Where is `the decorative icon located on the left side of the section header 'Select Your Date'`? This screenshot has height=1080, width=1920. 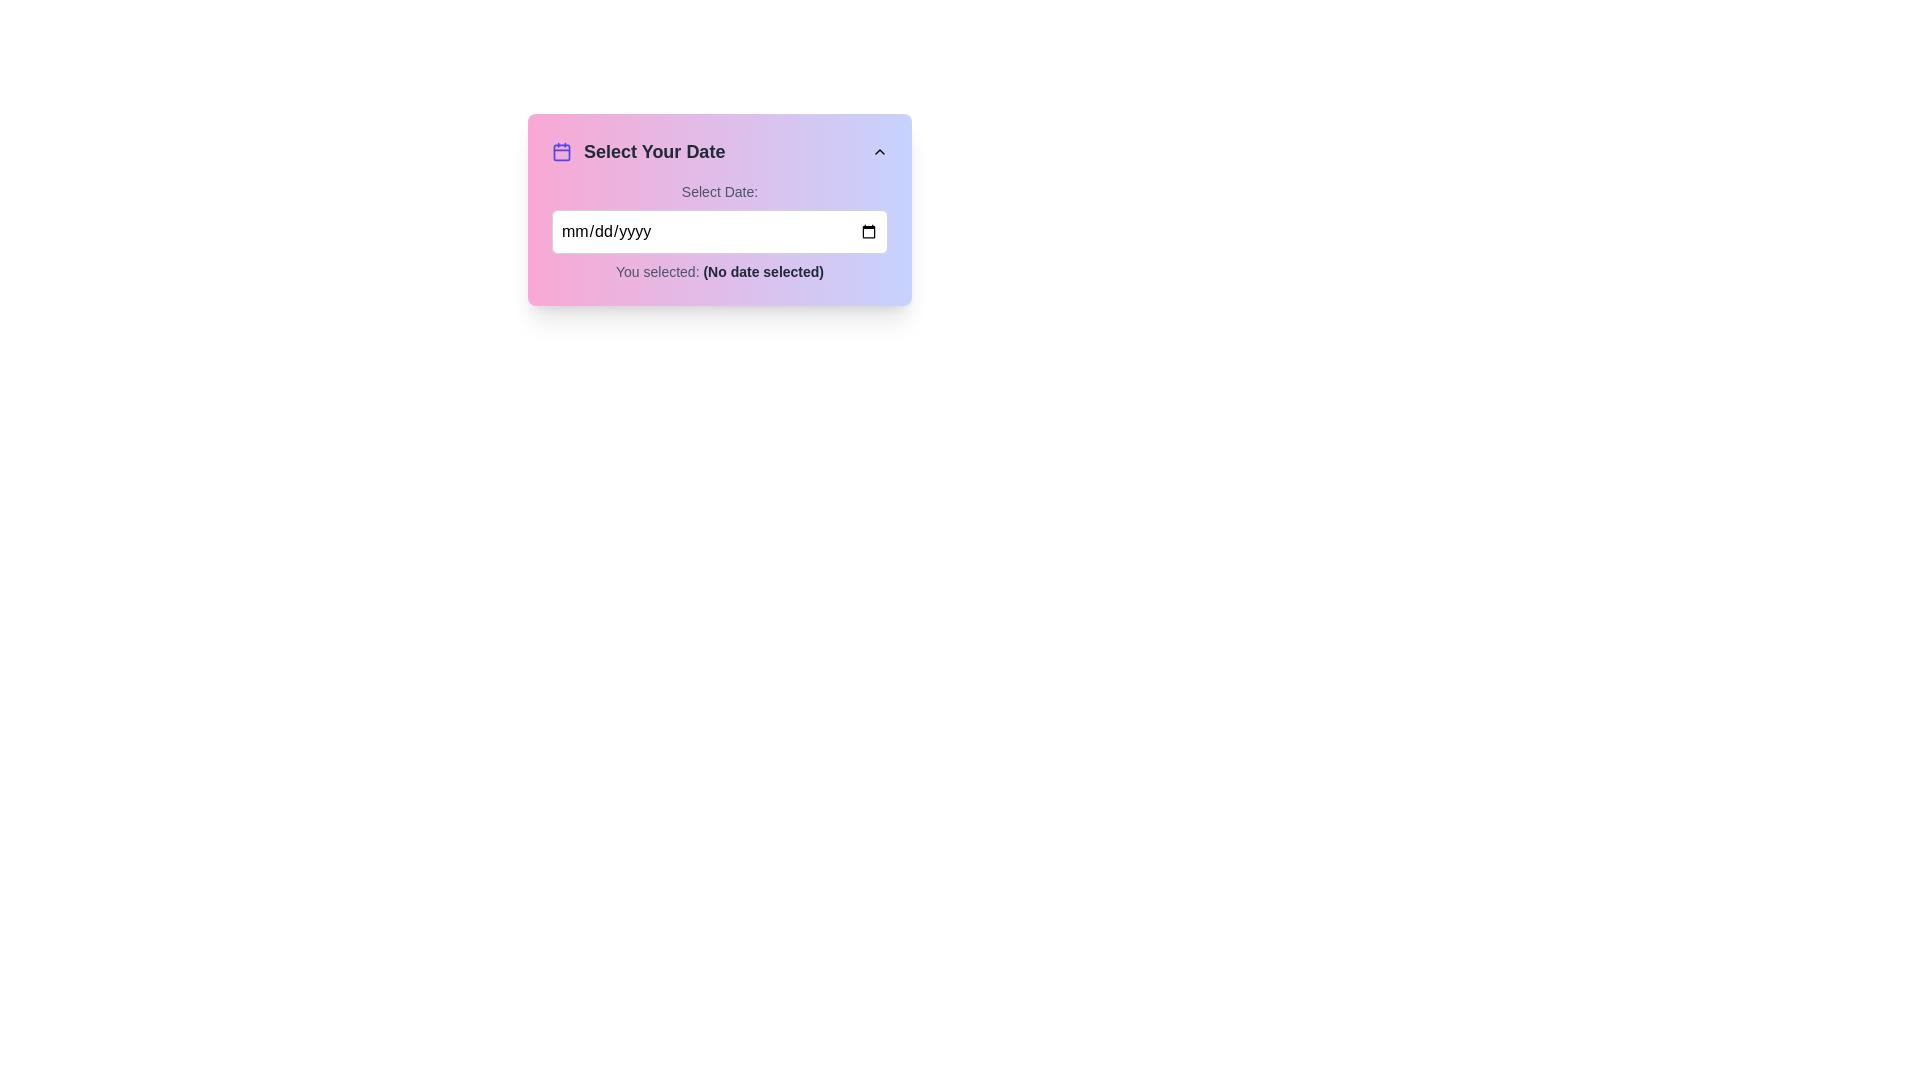 the decorative icon located on the left side of the section header 'Select Your Date' is located at coordinates (560, 150).